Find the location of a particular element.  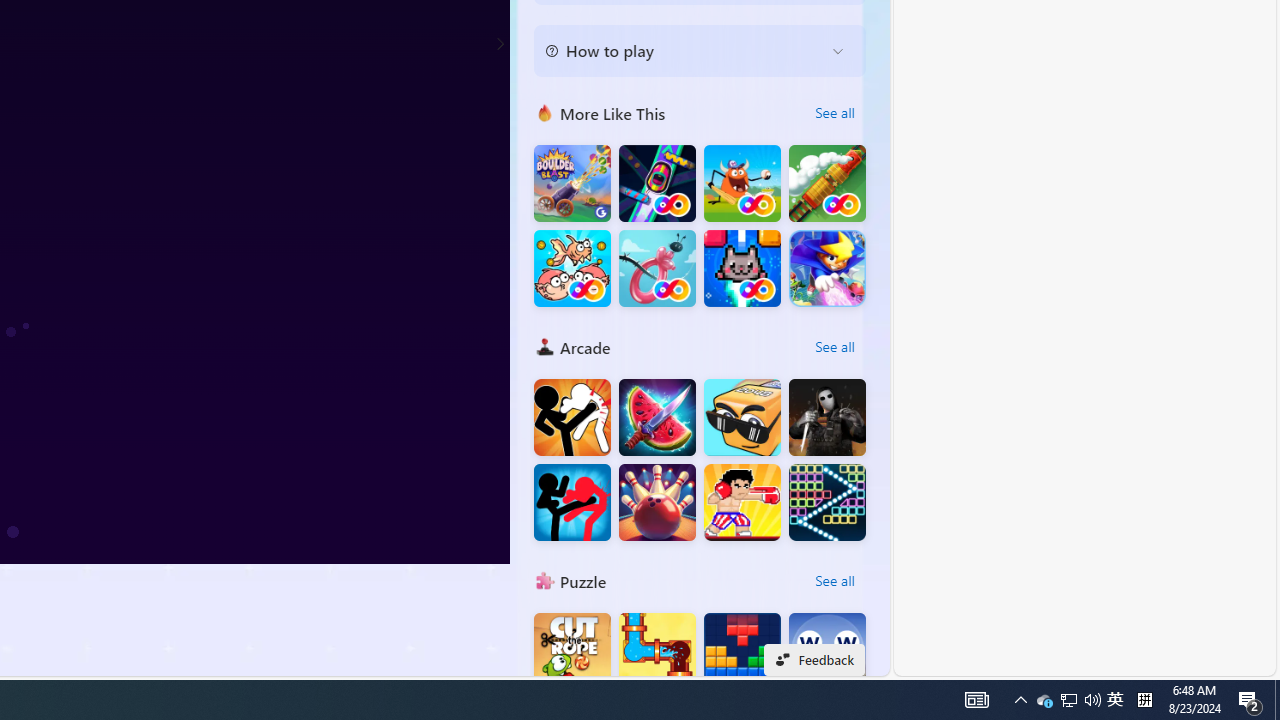

'Kitten Force FRVR' is located at coordinates (741, 267).